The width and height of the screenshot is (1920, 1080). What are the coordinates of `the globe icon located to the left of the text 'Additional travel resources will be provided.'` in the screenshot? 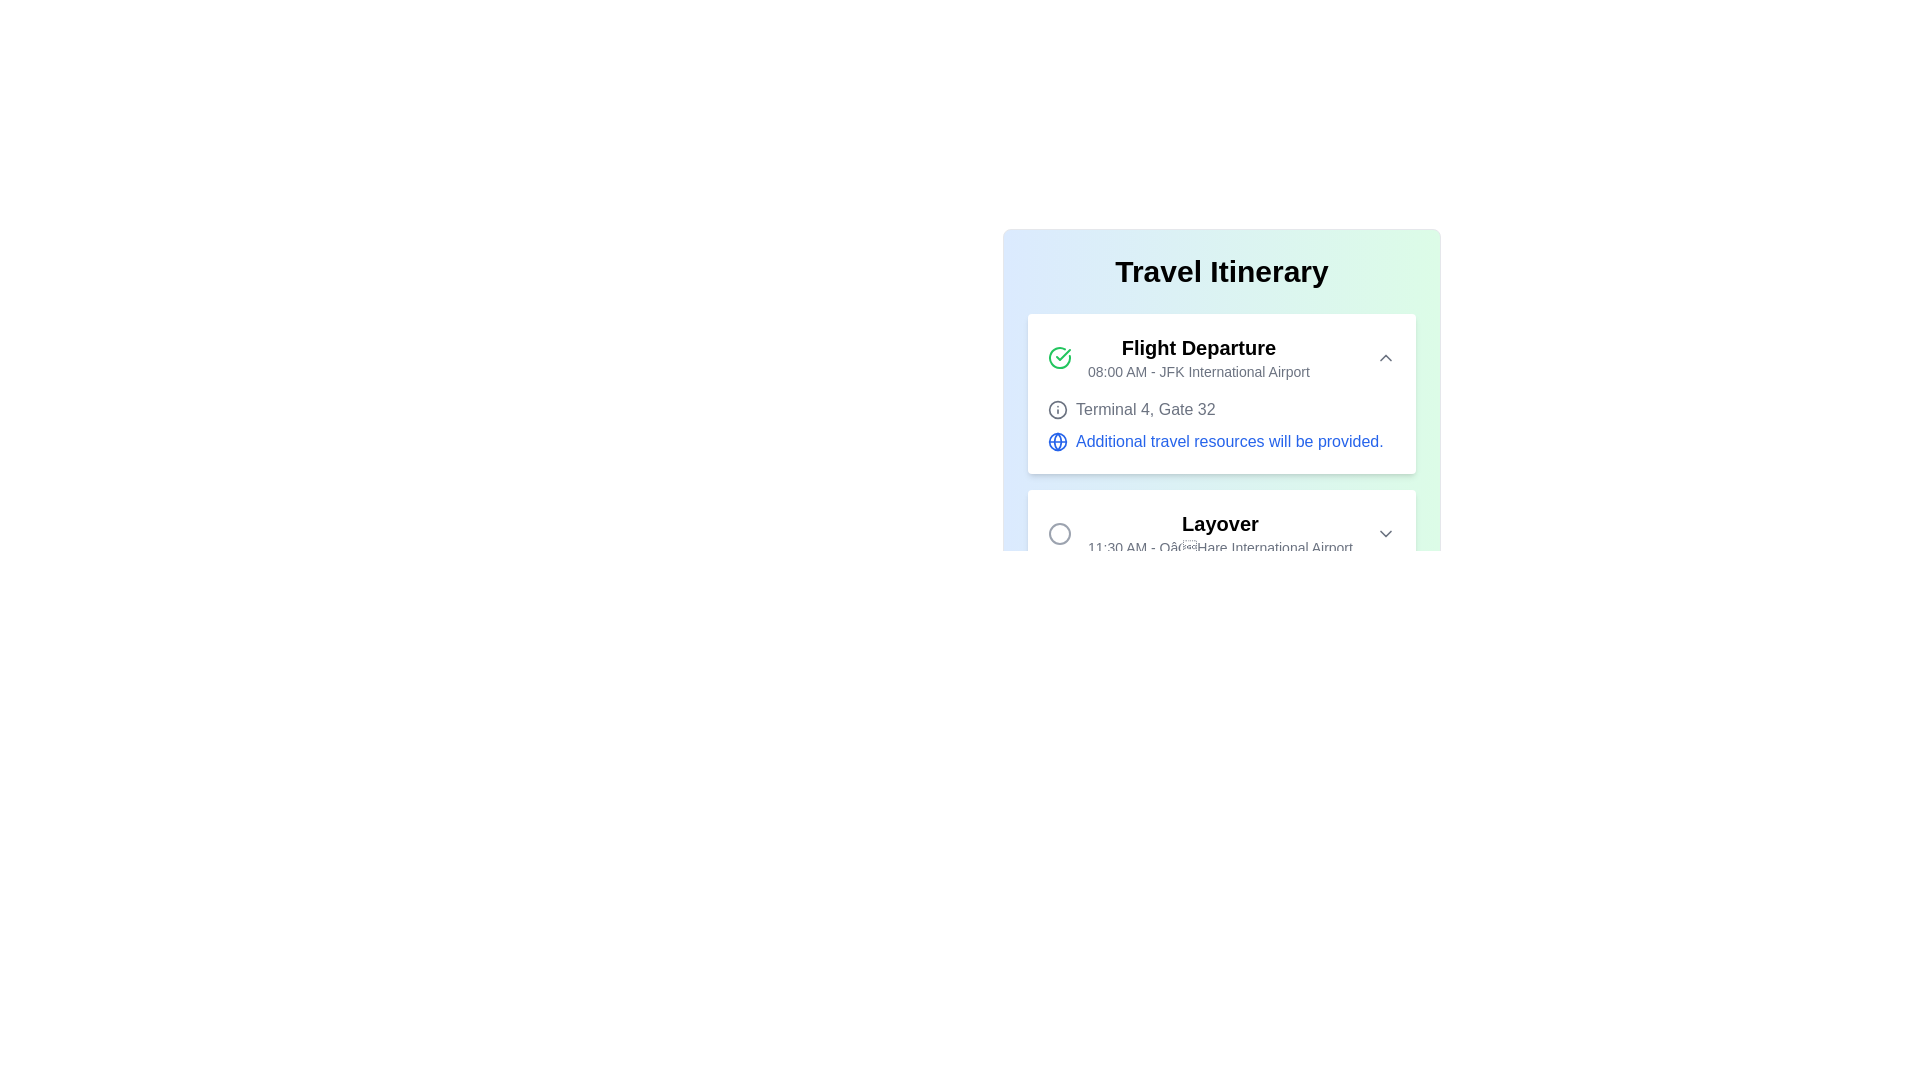 It's located at (1056, 441).